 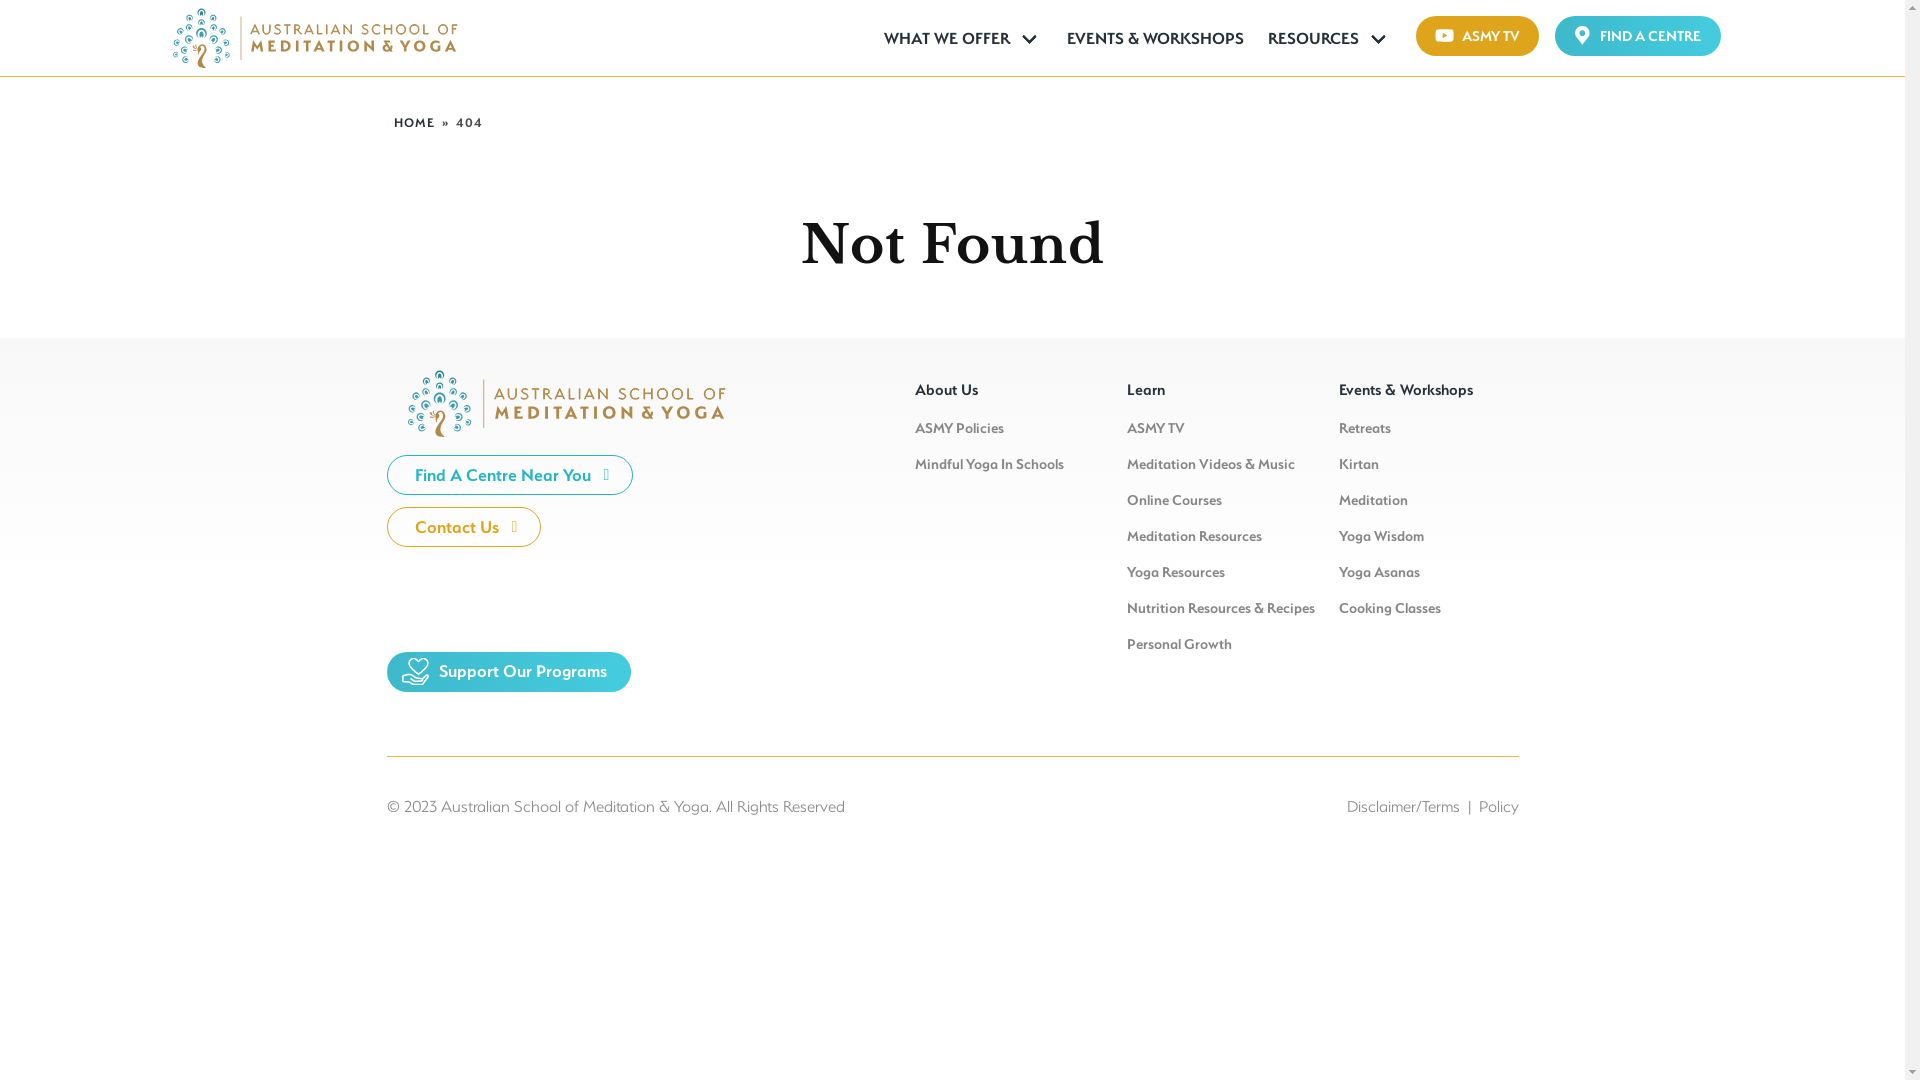 What do you see at coordinates (1387, 607) in the screenshot?
I see `'Cooking Classes'` at bounding box center [1387, 607].